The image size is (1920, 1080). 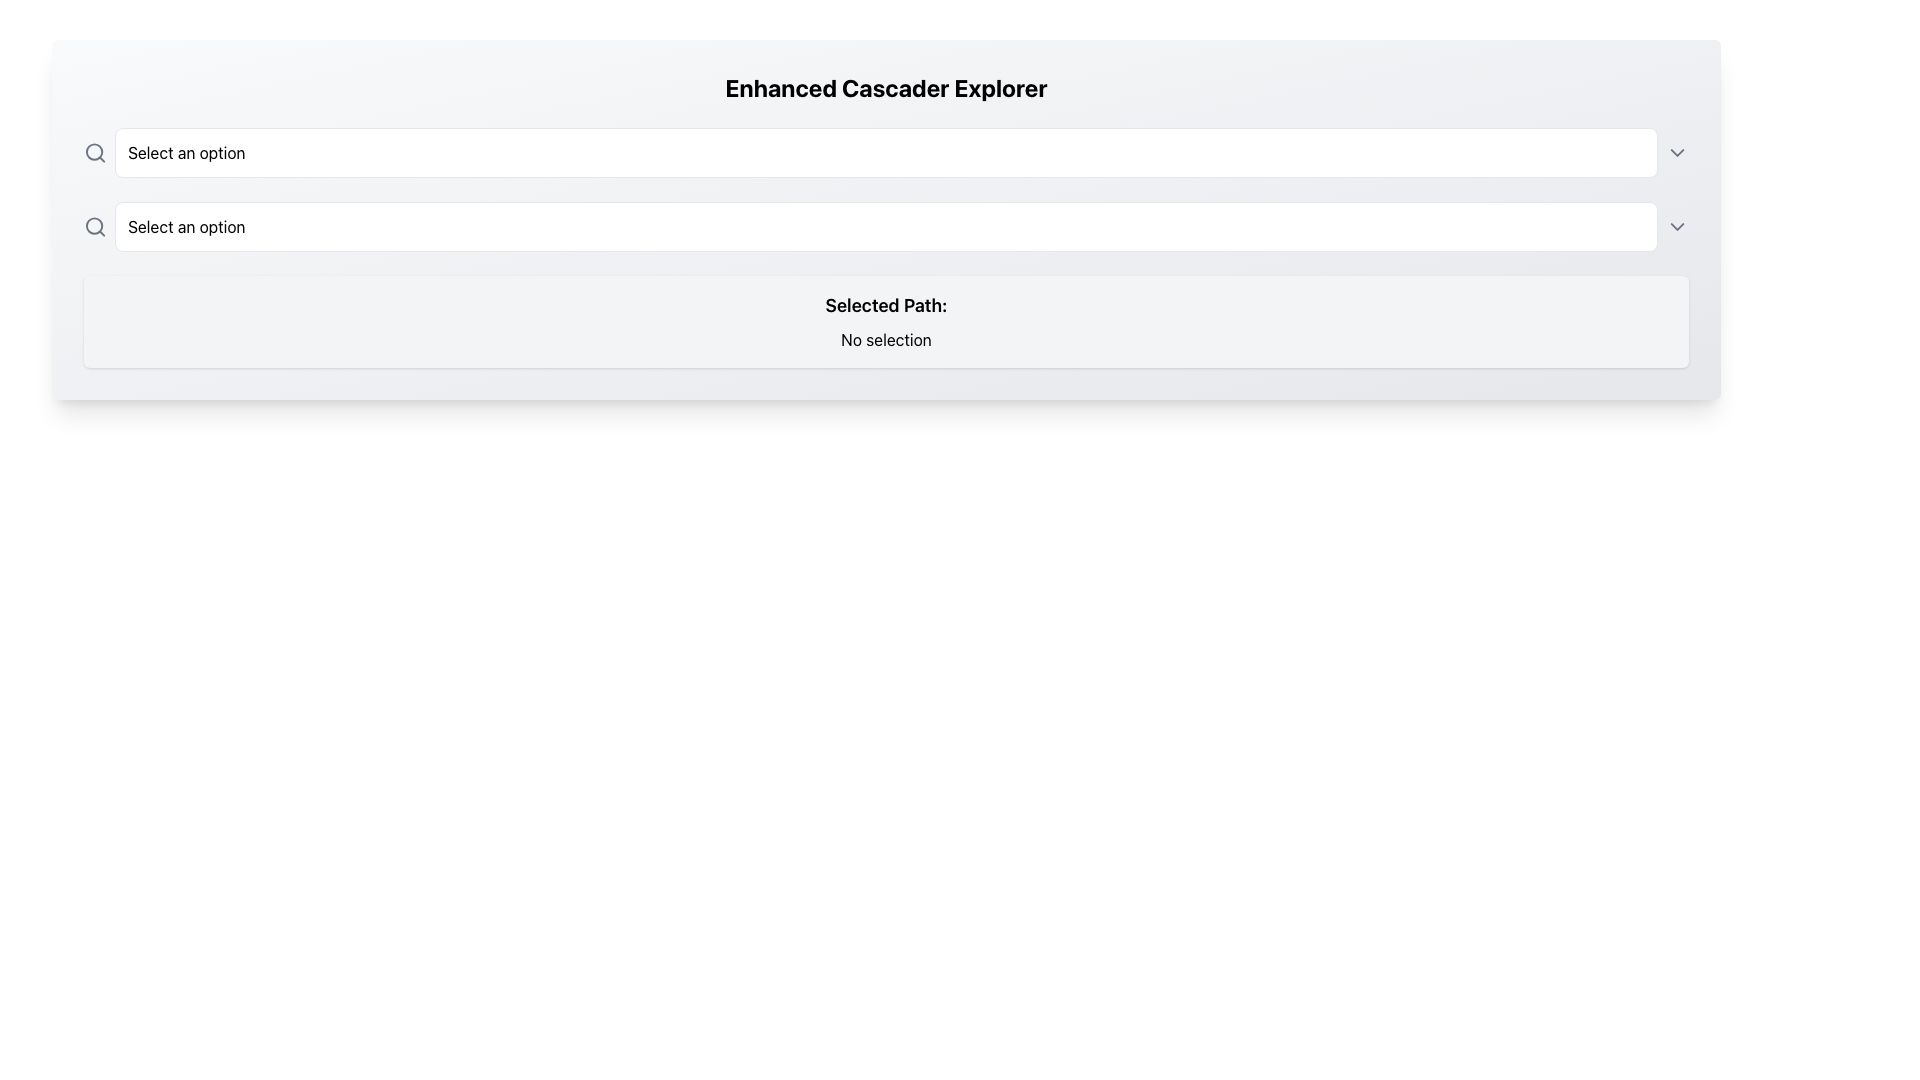 What do you see at coordinates (93, 225) in the screenshot?
I see `the circular SVG element representing the search function located on the left side of the second input field` at bounding box center [93, 225].